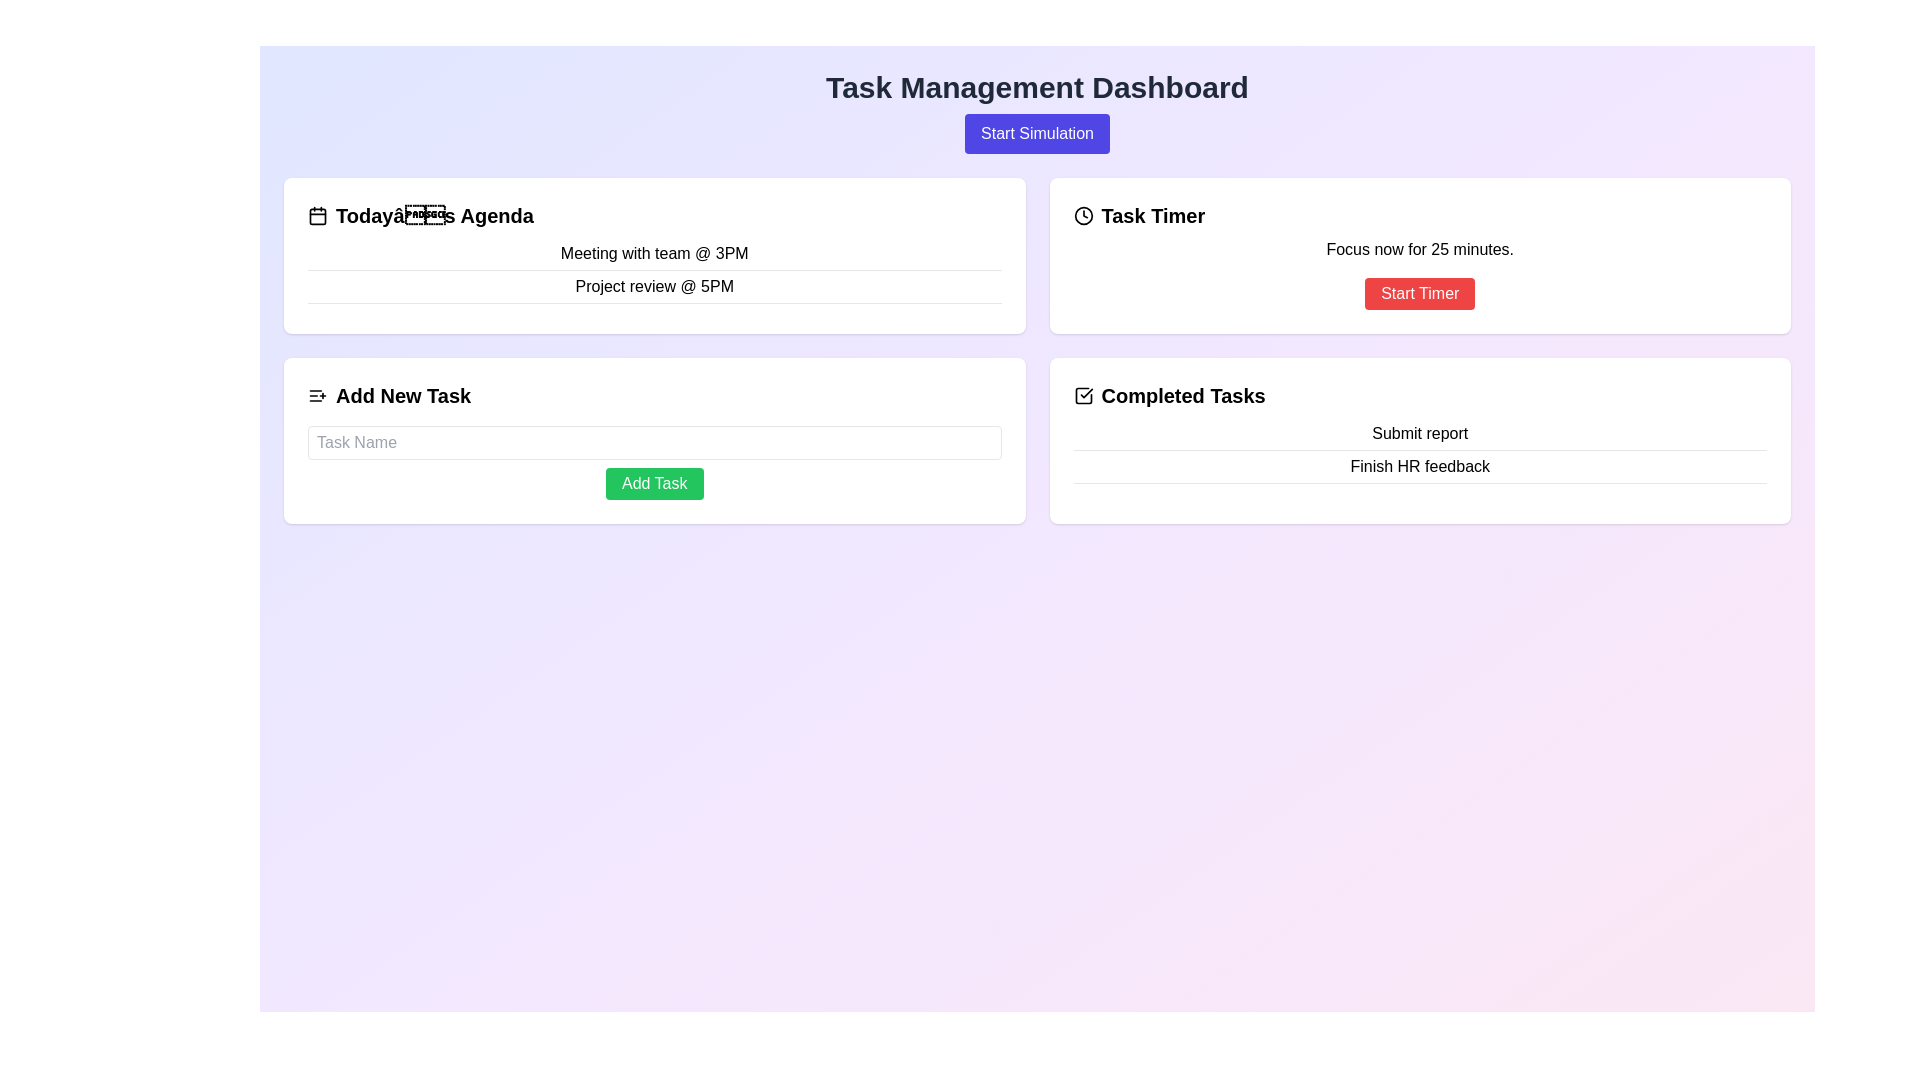 This screenshot has width=1920, height=1080. Describe the element at coordinates (1082, 396) in the screenshot. I see `the outer frame of the checkbox icon in the 'Completed Tasks' section, located near the top-right corner of the dashboard interface` at that location.